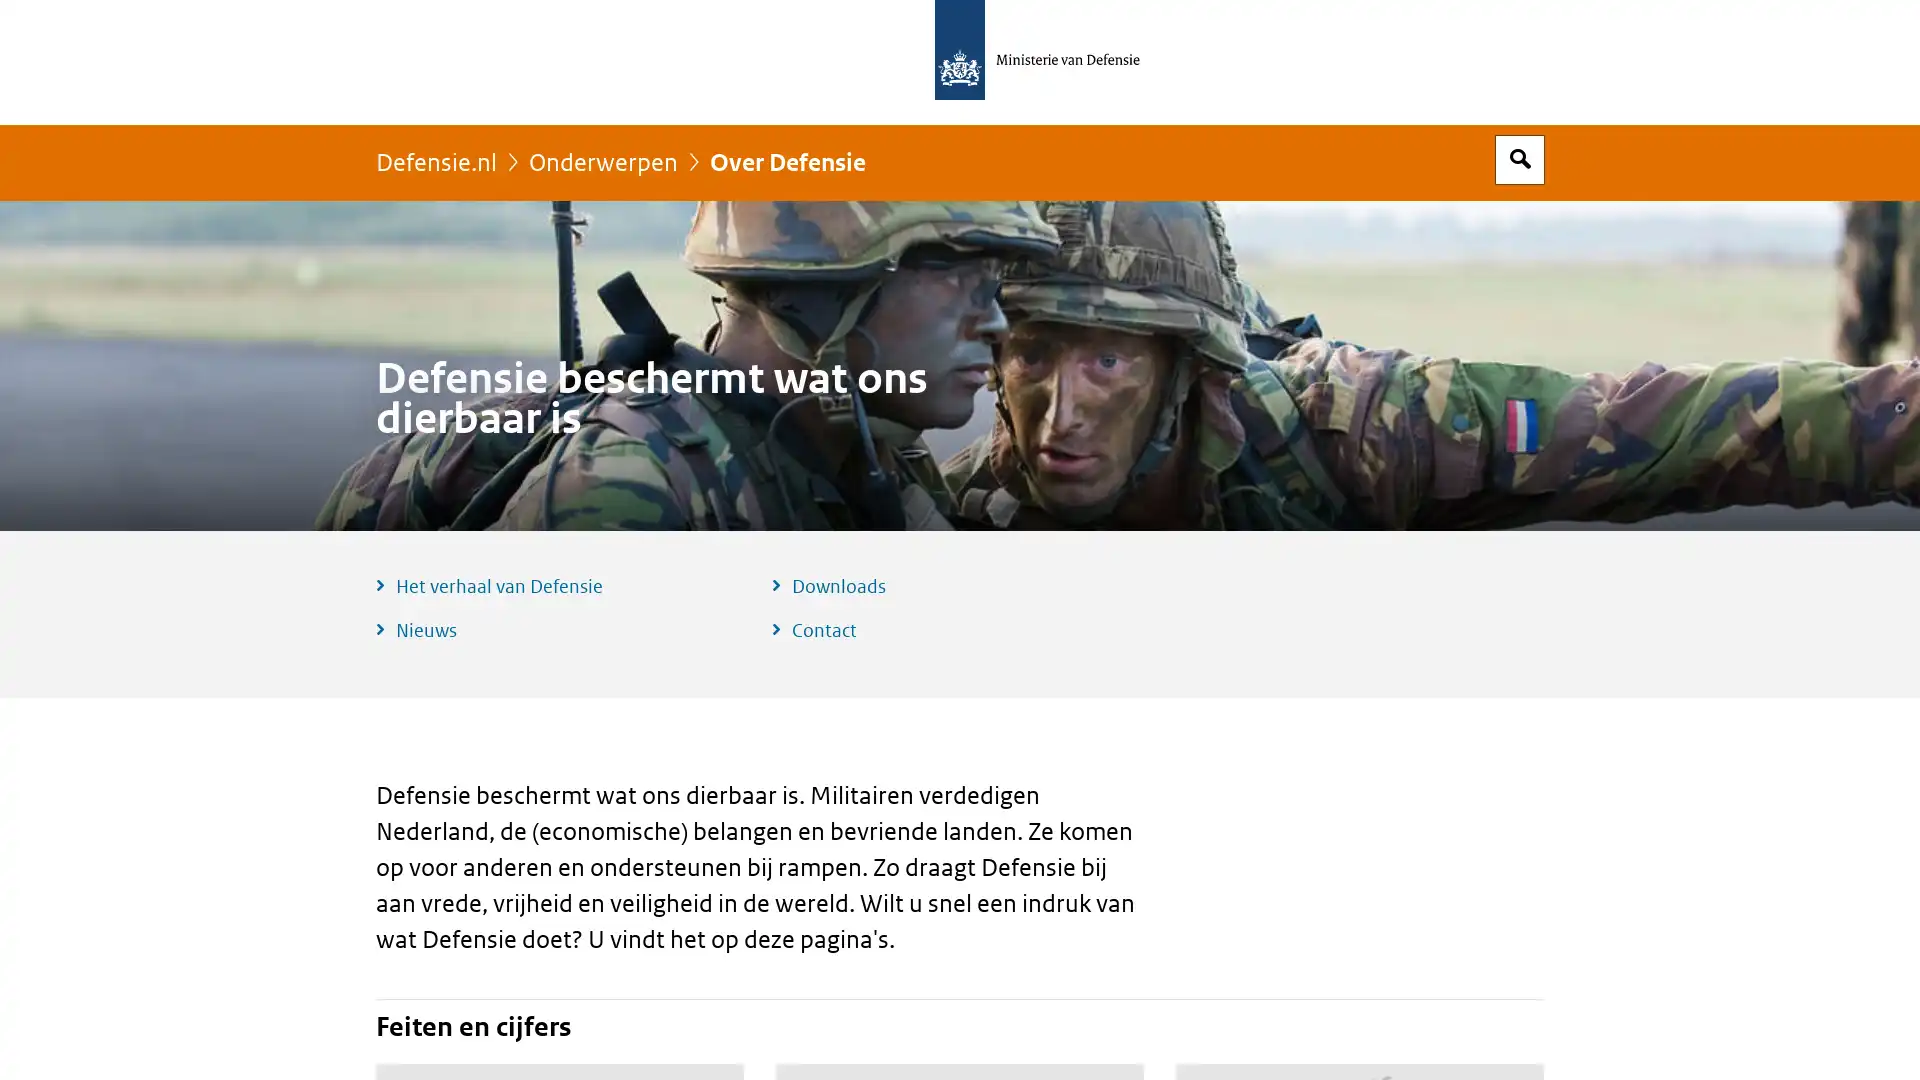 This screenshot has width=1920, height=1080. Describe the element at coordinates (1520, 158) in the screenshot. I see `Open zoekveld` at that location.